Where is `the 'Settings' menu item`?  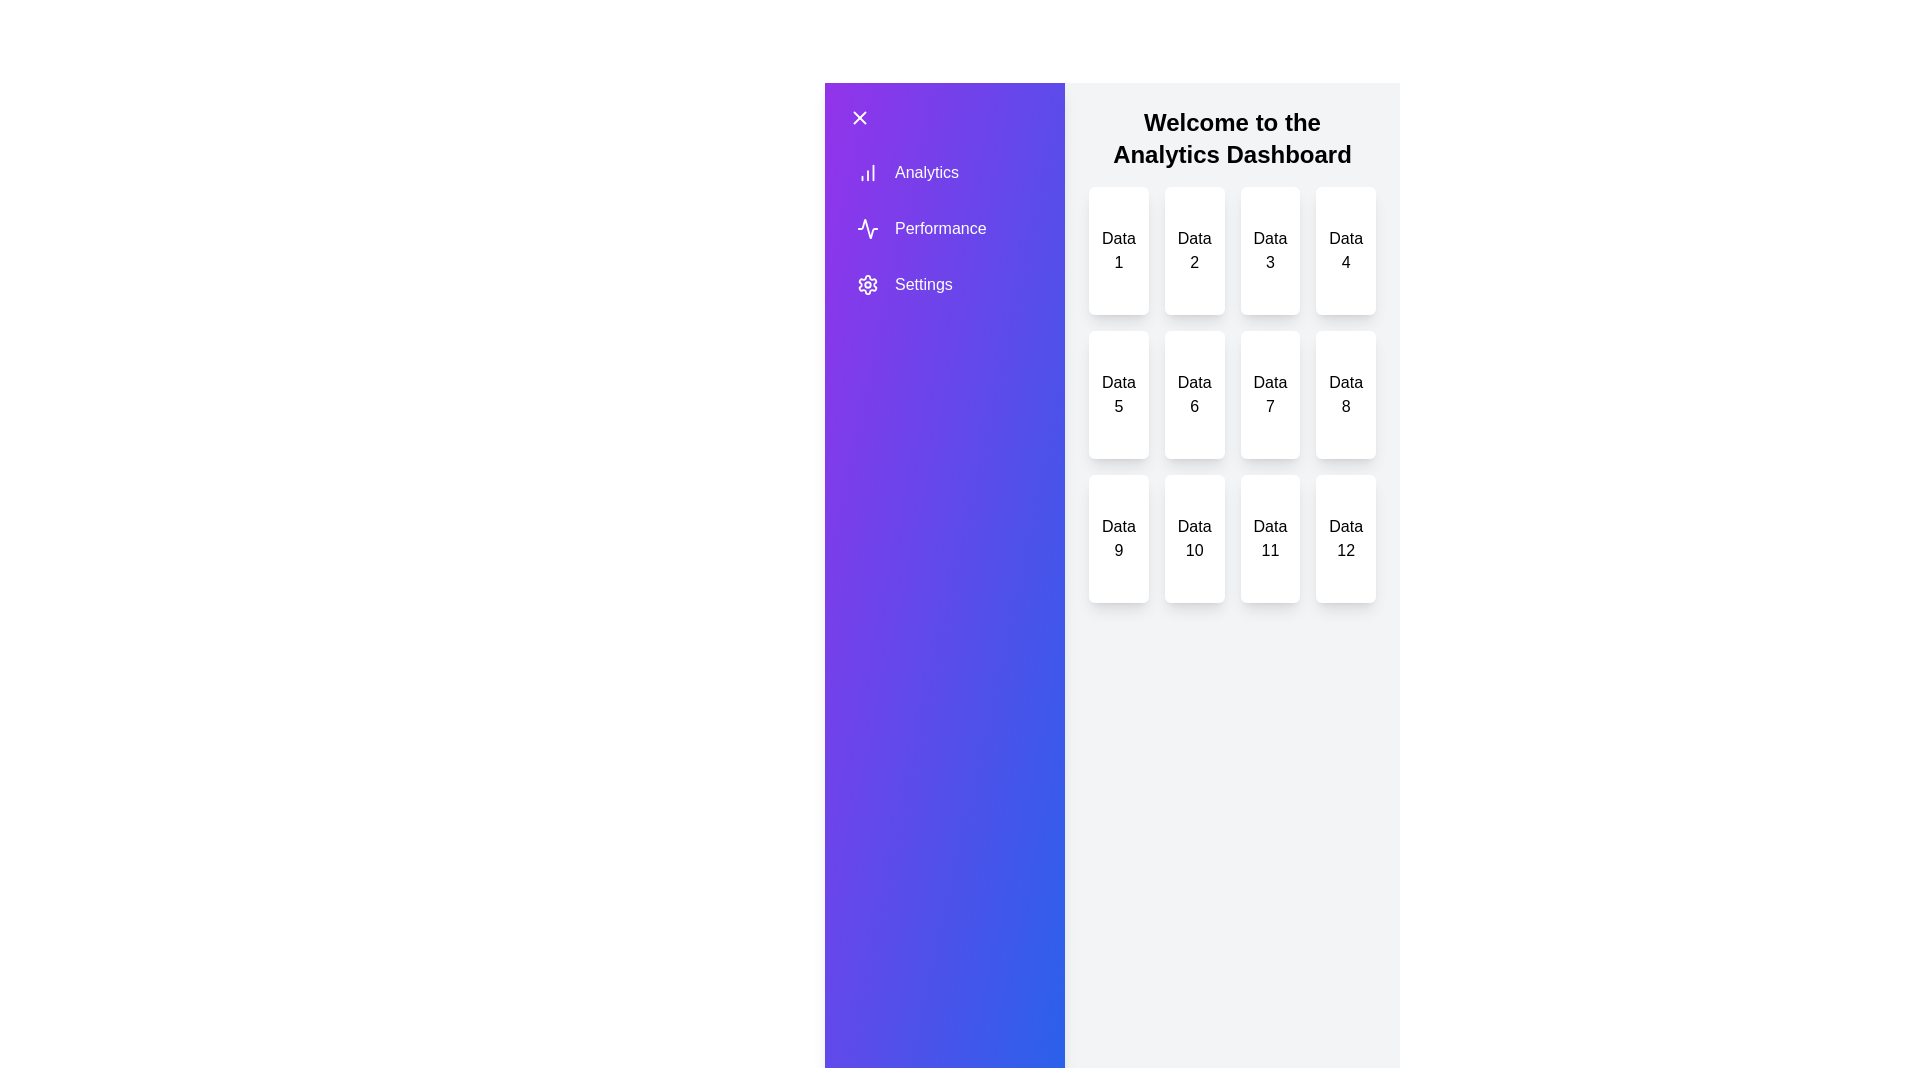
the 'Settings' menu item is located at coordinates (920, 285).